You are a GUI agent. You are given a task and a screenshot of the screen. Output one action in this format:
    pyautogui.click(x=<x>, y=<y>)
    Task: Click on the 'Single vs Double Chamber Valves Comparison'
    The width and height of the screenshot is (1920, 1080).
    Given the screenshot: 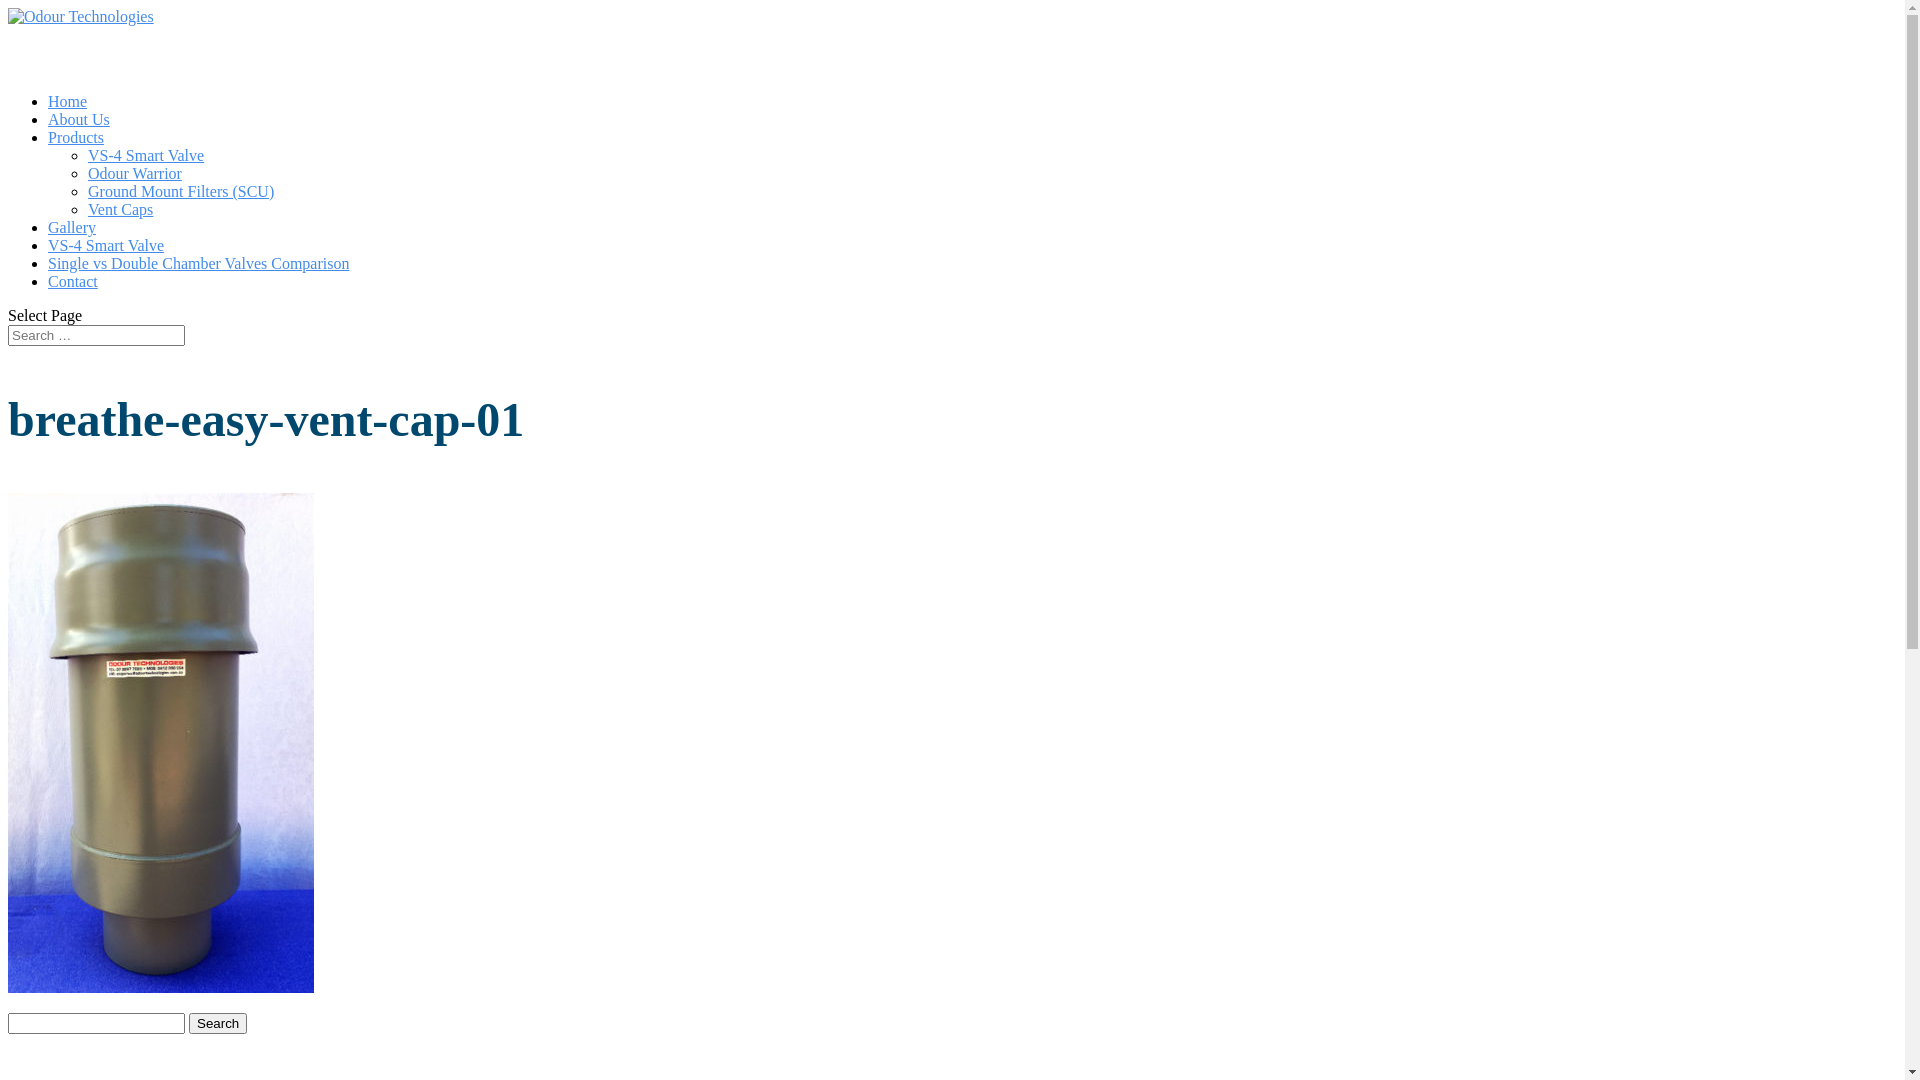 What is the action you would take?
    pyautogui.click(x=198, y=289)
    